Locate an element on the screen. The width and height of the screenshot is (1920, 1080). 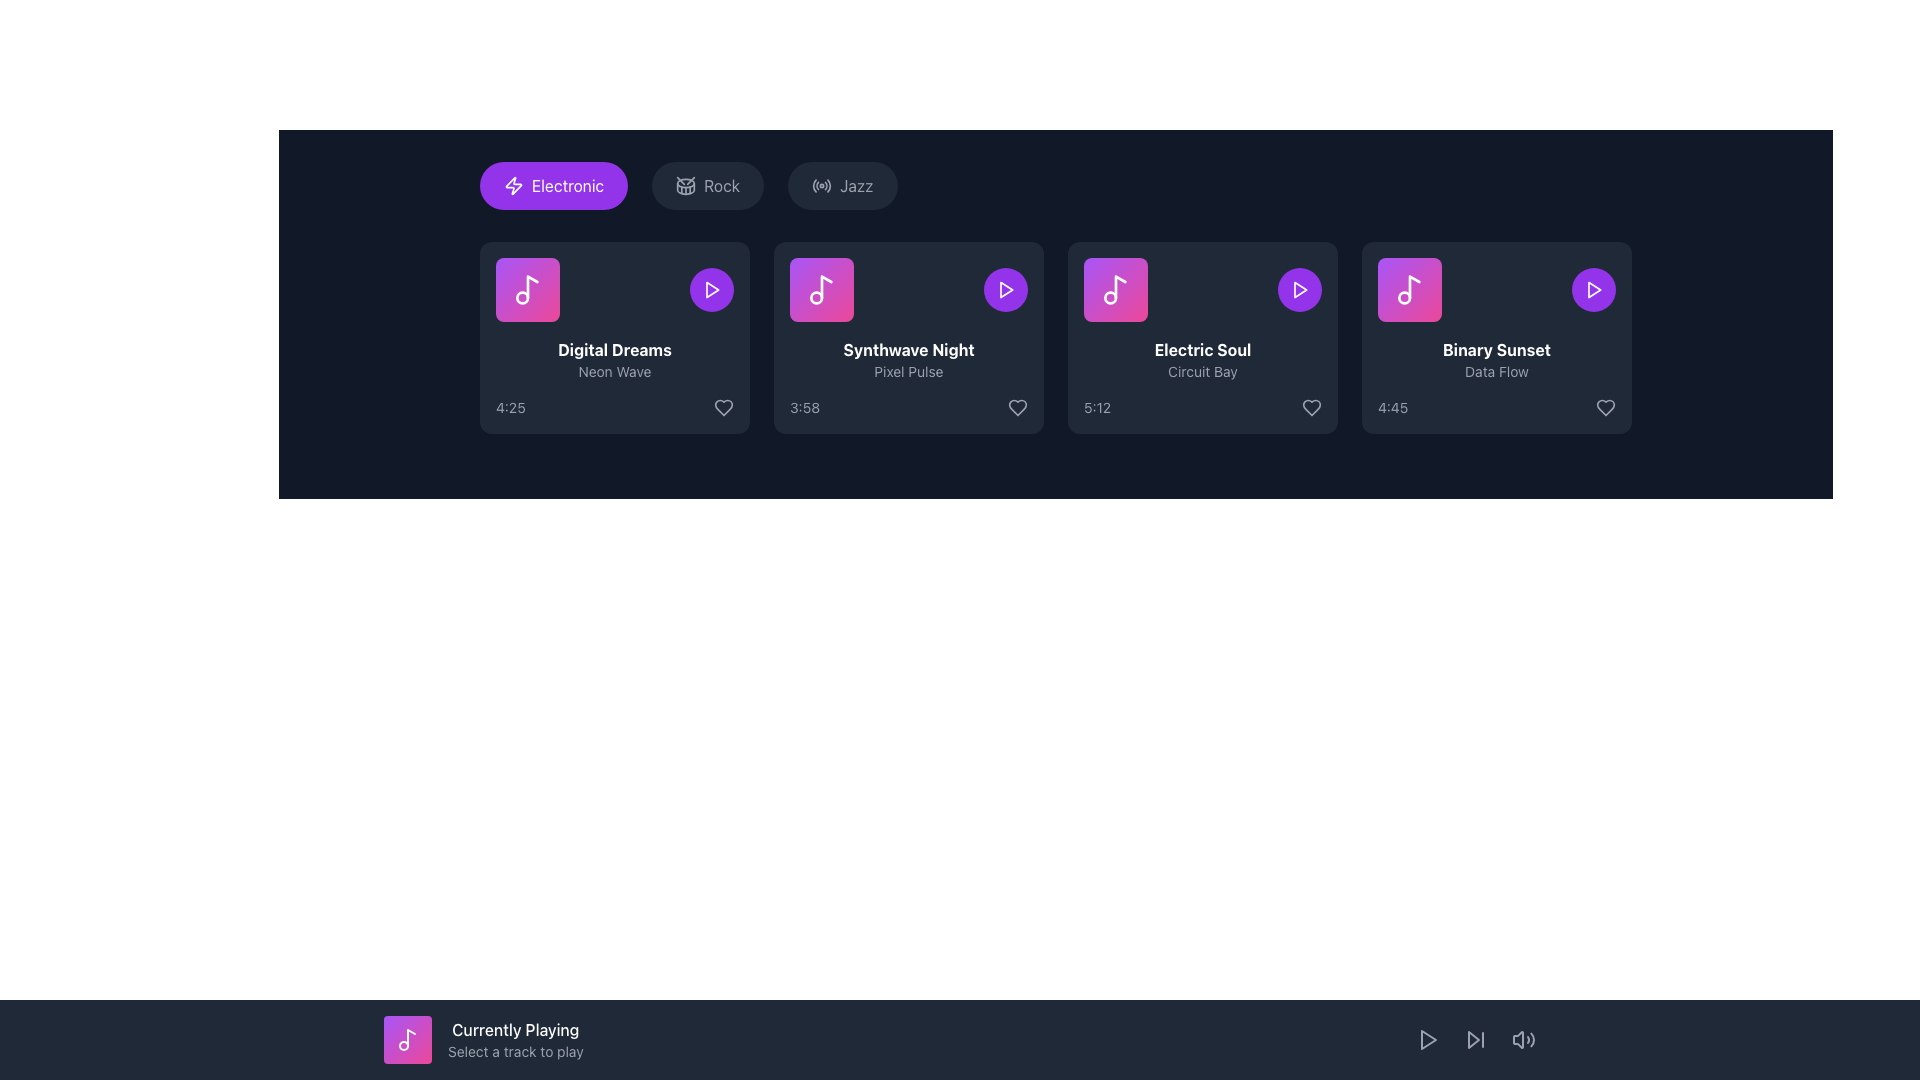
the 'Rock' category button, which is a rounded rectangular button with a dark-gray background and the text 'Rock' in light-gray color, positioned between the 'Electronic' and 'Jazz' buttons is located at coordinates (721, 185).